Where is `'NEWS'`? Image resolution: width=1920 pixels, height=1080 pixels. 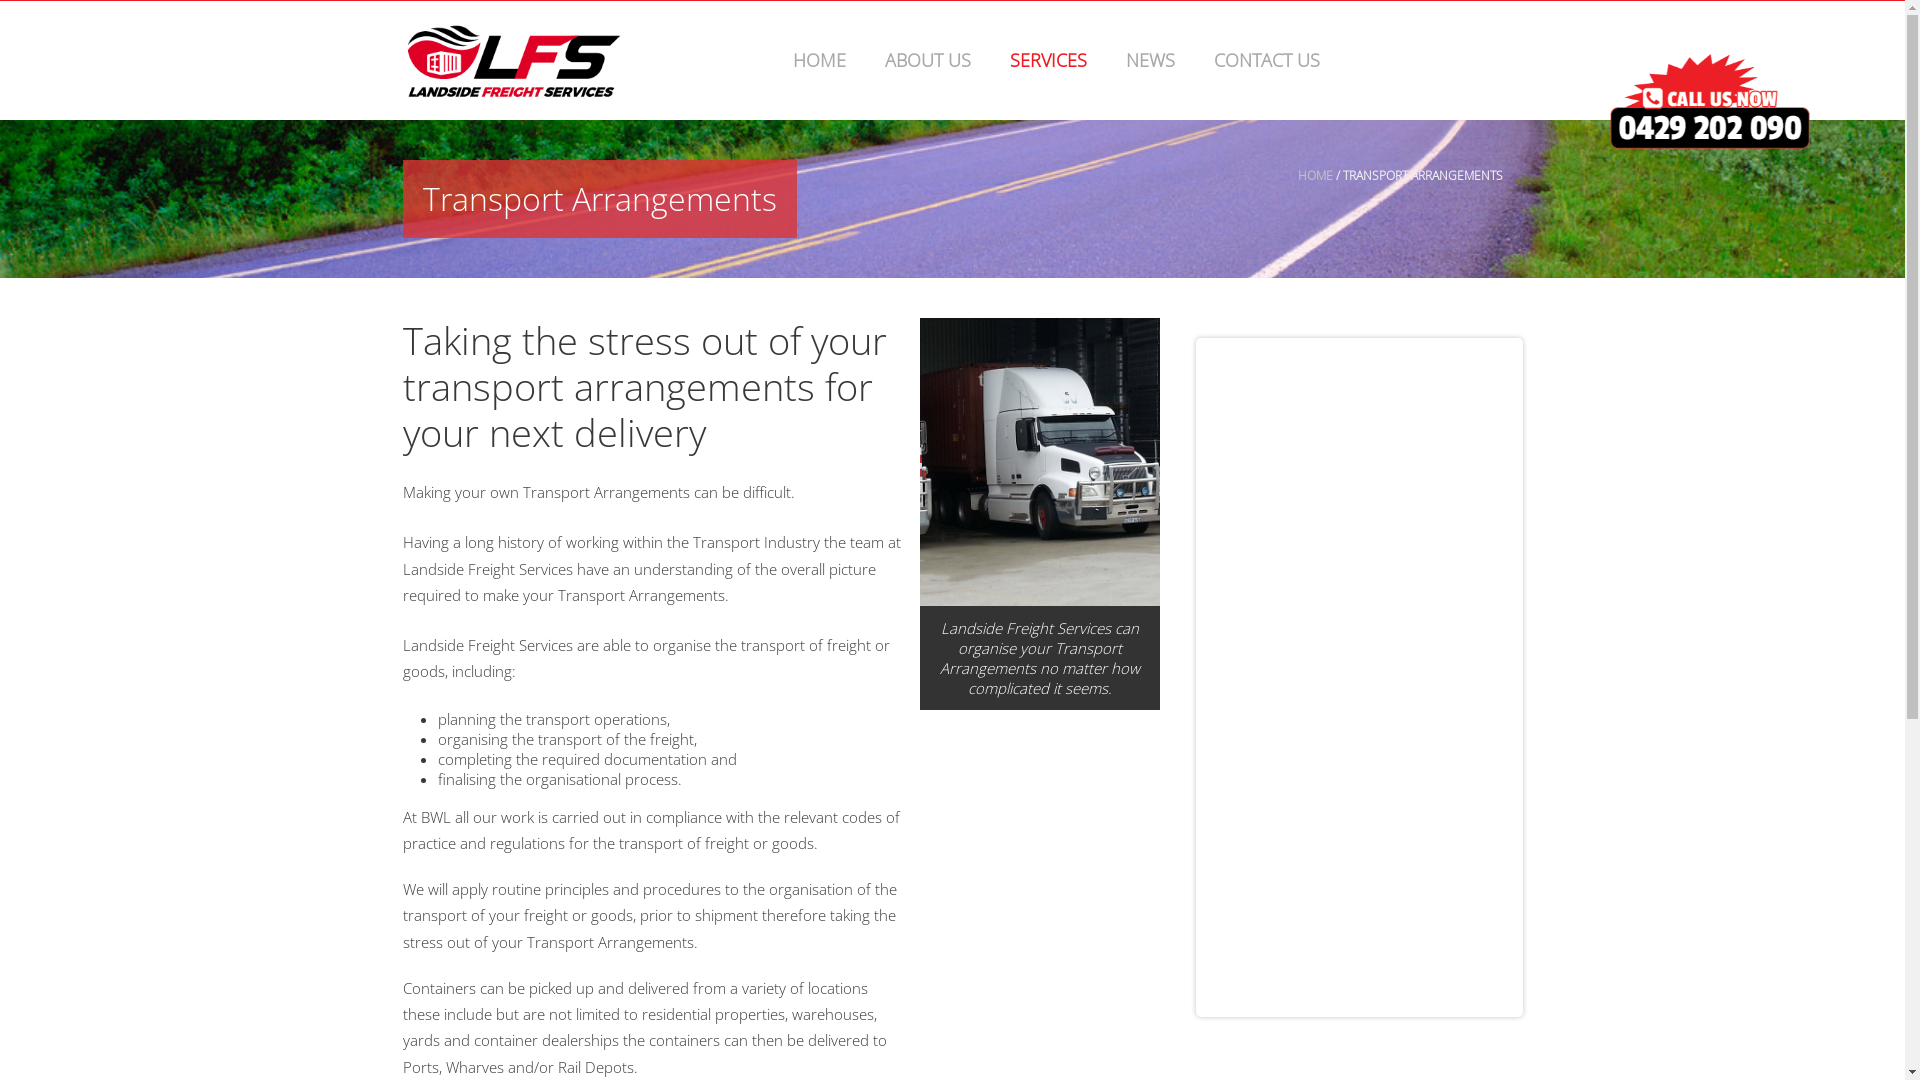
'NEWS' is located at coordinates (1149, 59).